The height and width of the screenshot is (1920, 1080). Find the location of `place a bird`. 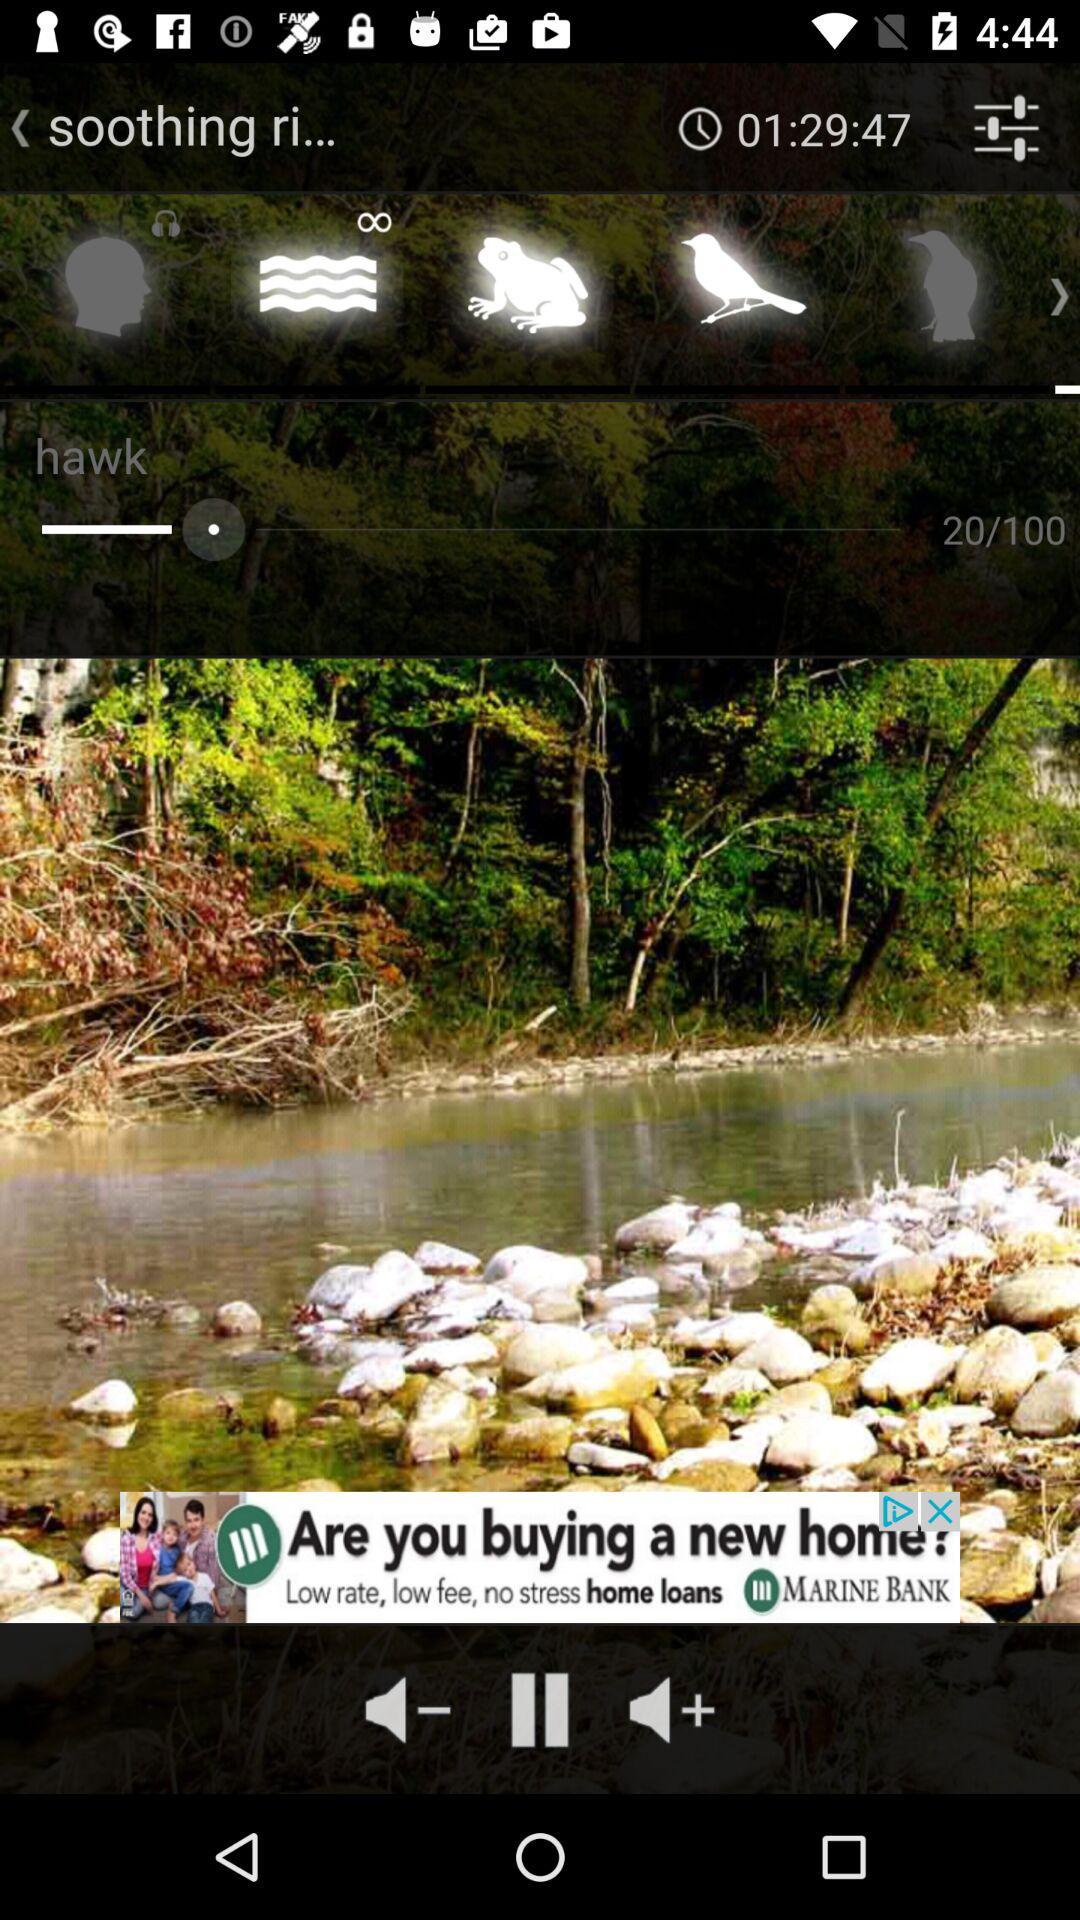

place a bird is located at coordinates (737, 291).